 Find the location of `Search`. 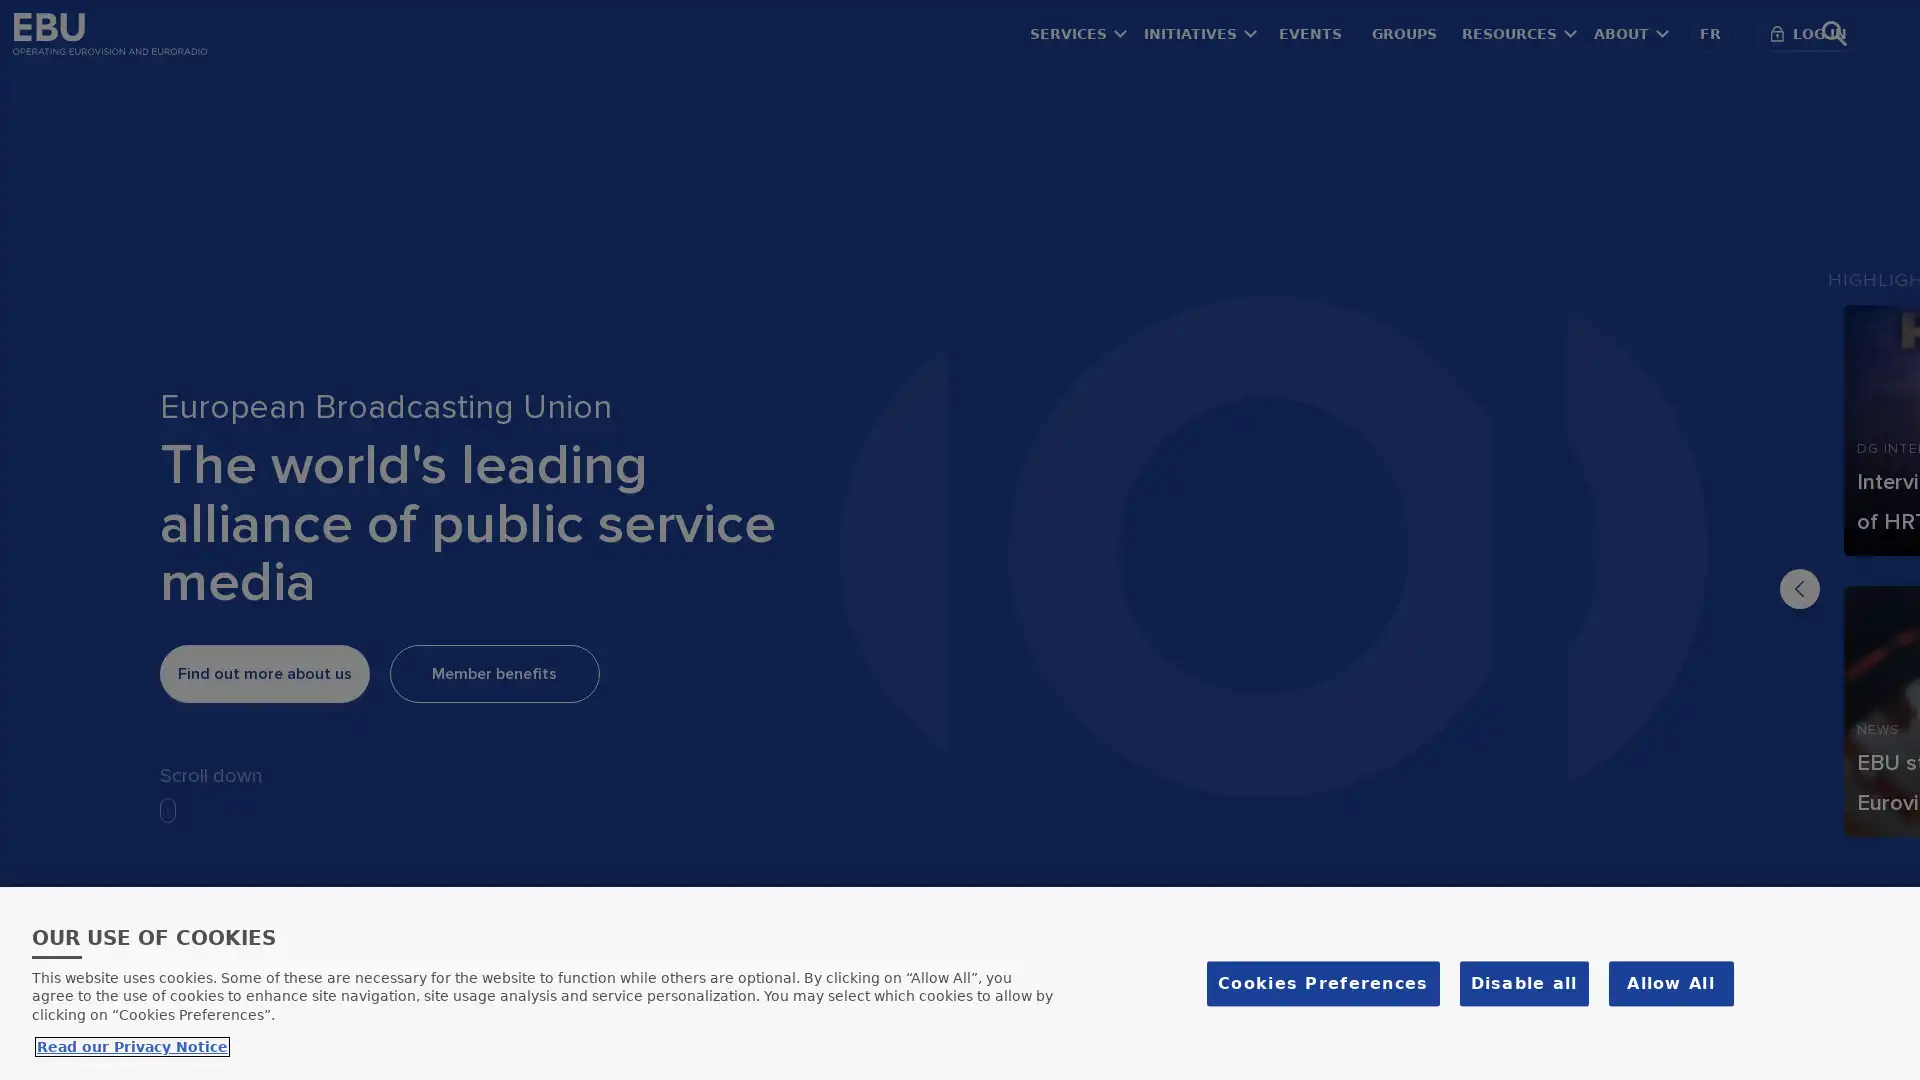

Search is located at coordinates (1891, 33).